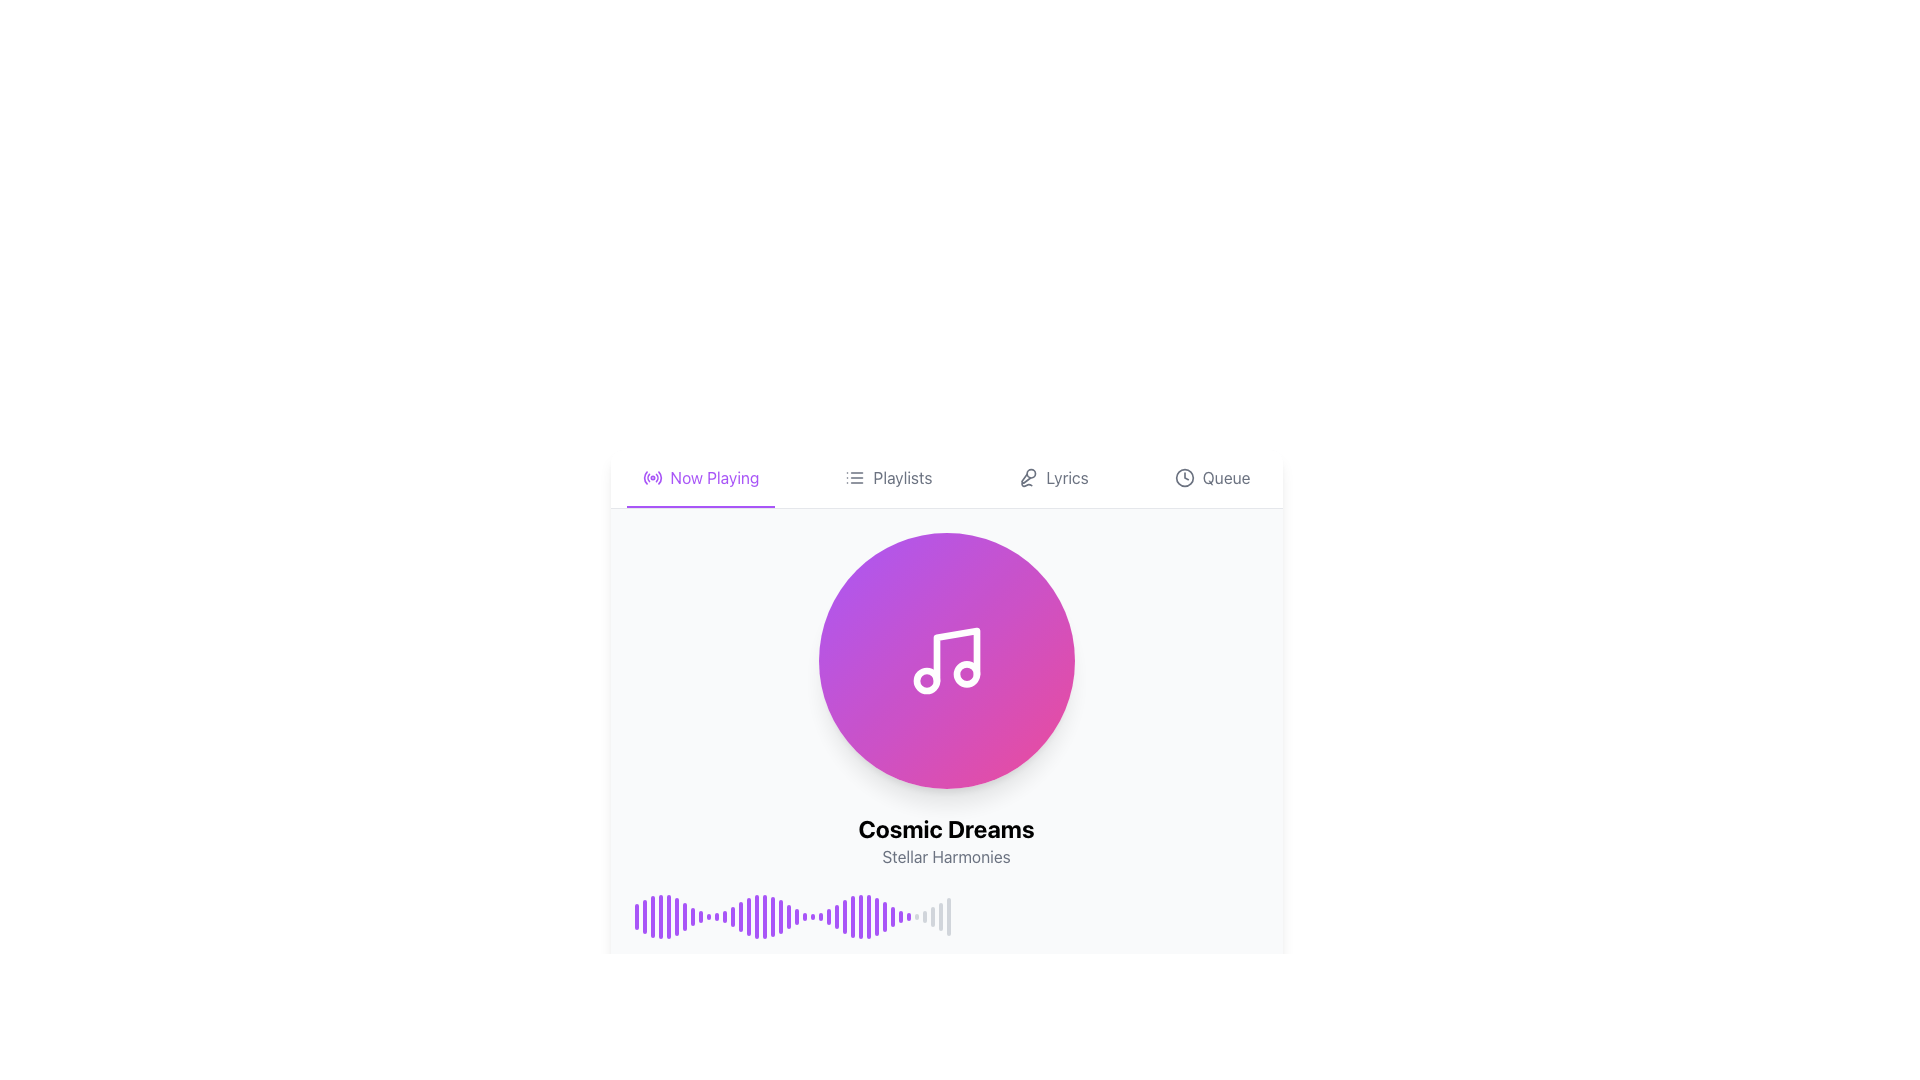 The image size is (1920, 1080). Describe the element at coordinates (1225, 478) in the screenshot. I see `the text label indicating a section or feature related to managing queue items, located at the top-right of the layout, to the immediate right of the clock icon` at that location.